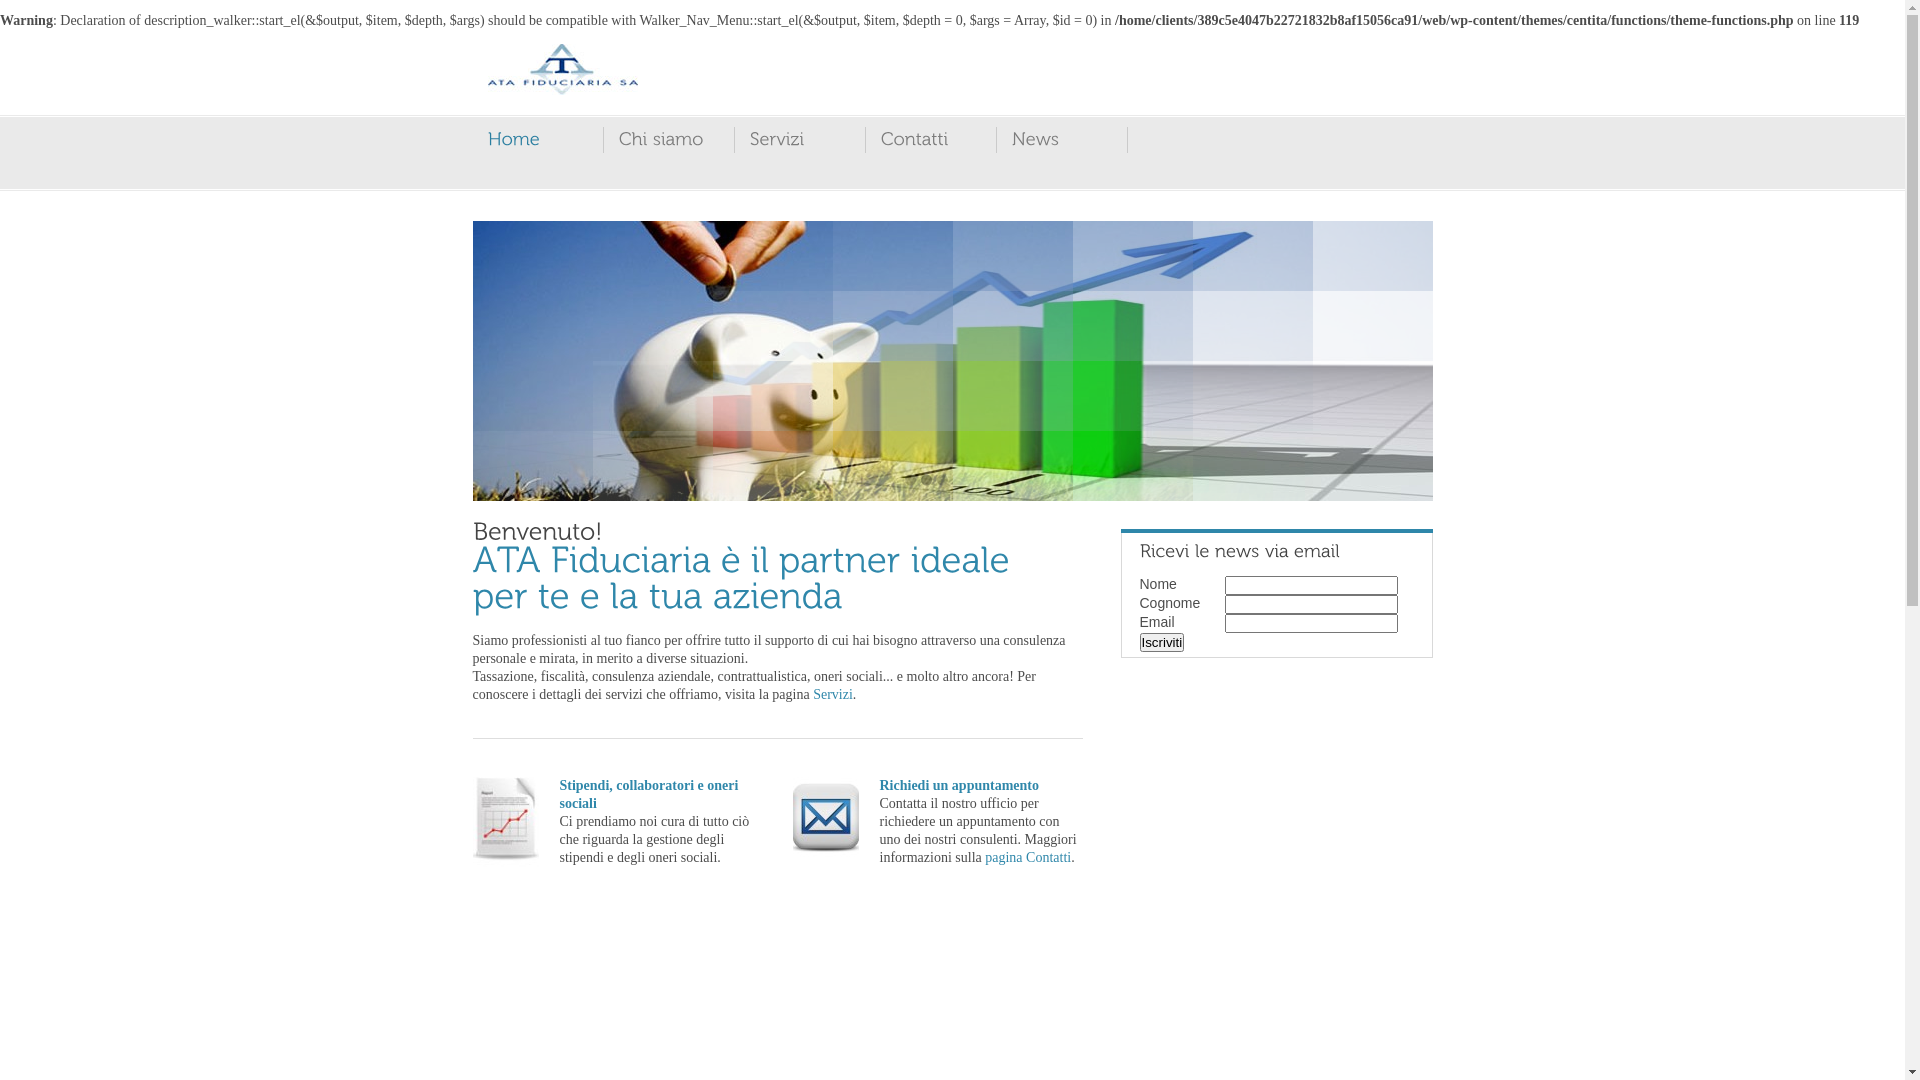  I want to click on 'pagina Contatti', so click(984, 856).